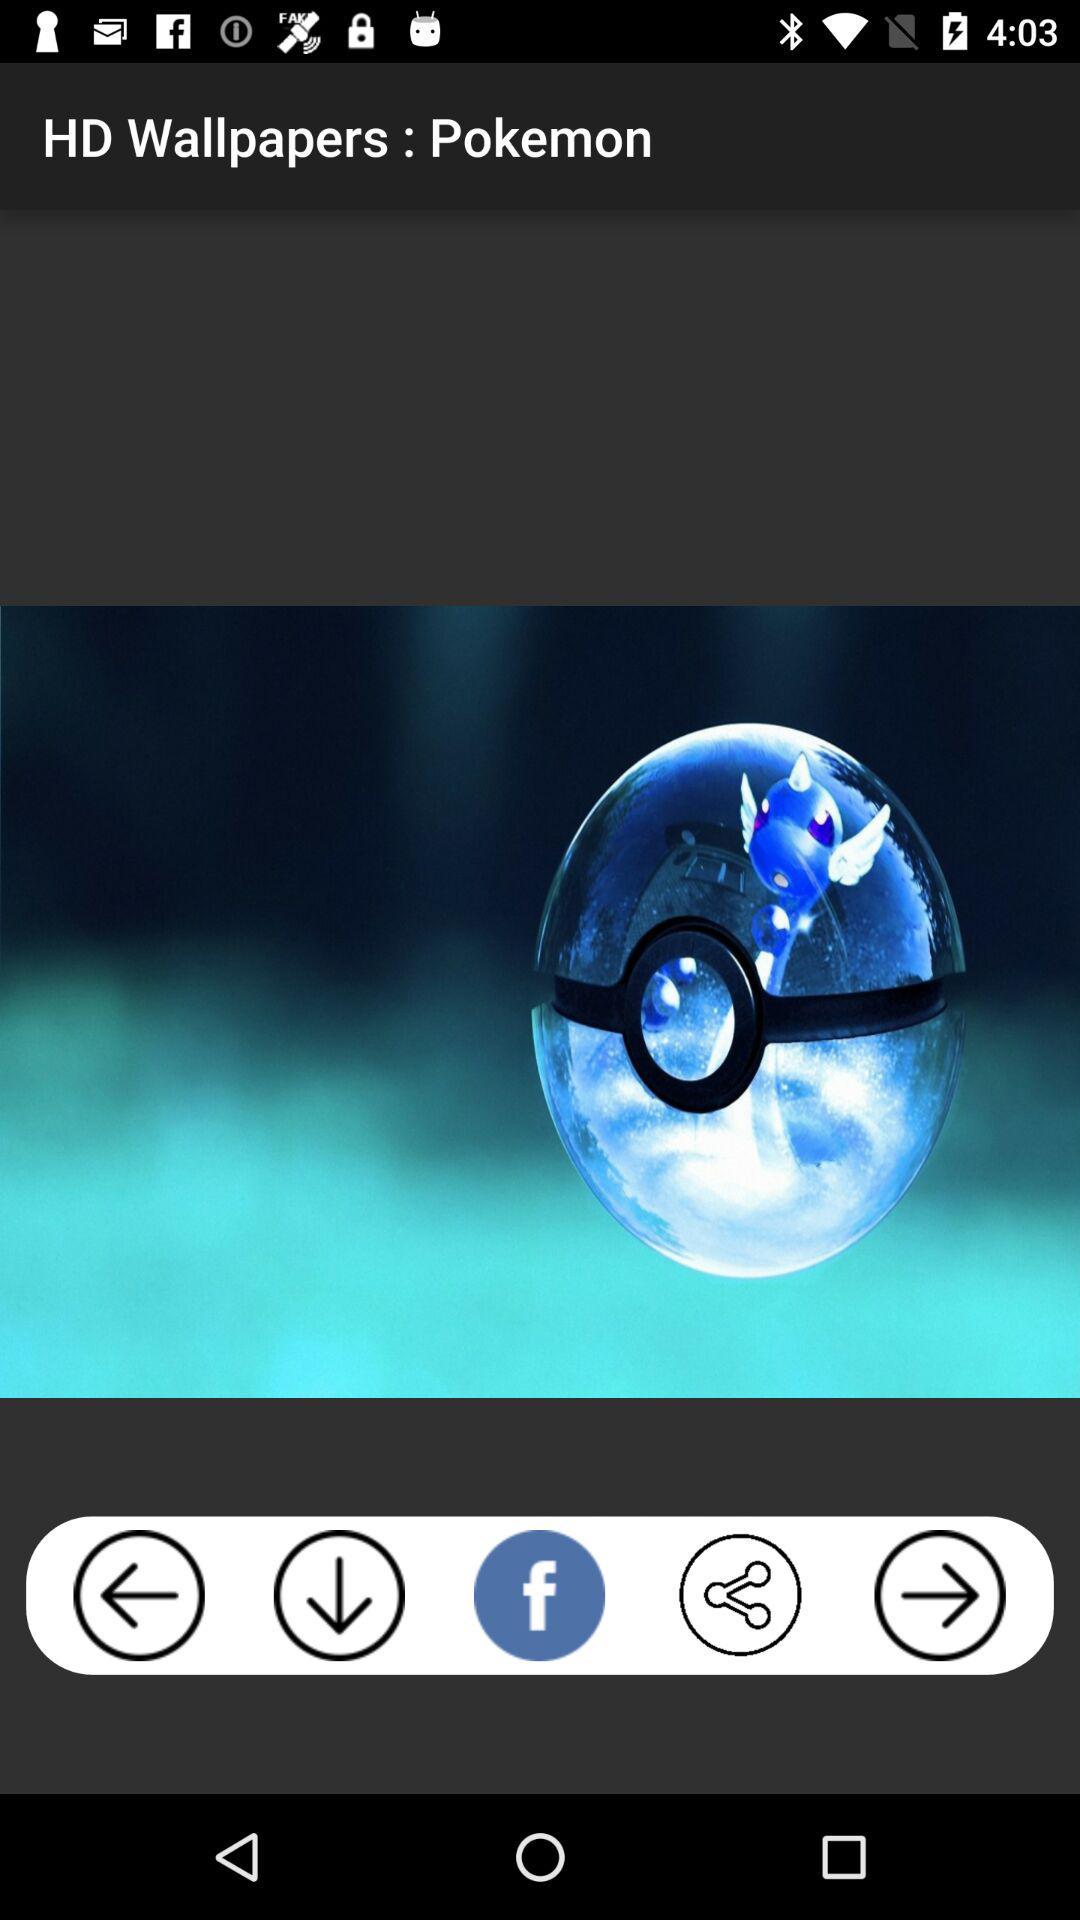 This screenshot has height=1920, width=1080. I want to click on the facebook icon, so click(538, 1594).